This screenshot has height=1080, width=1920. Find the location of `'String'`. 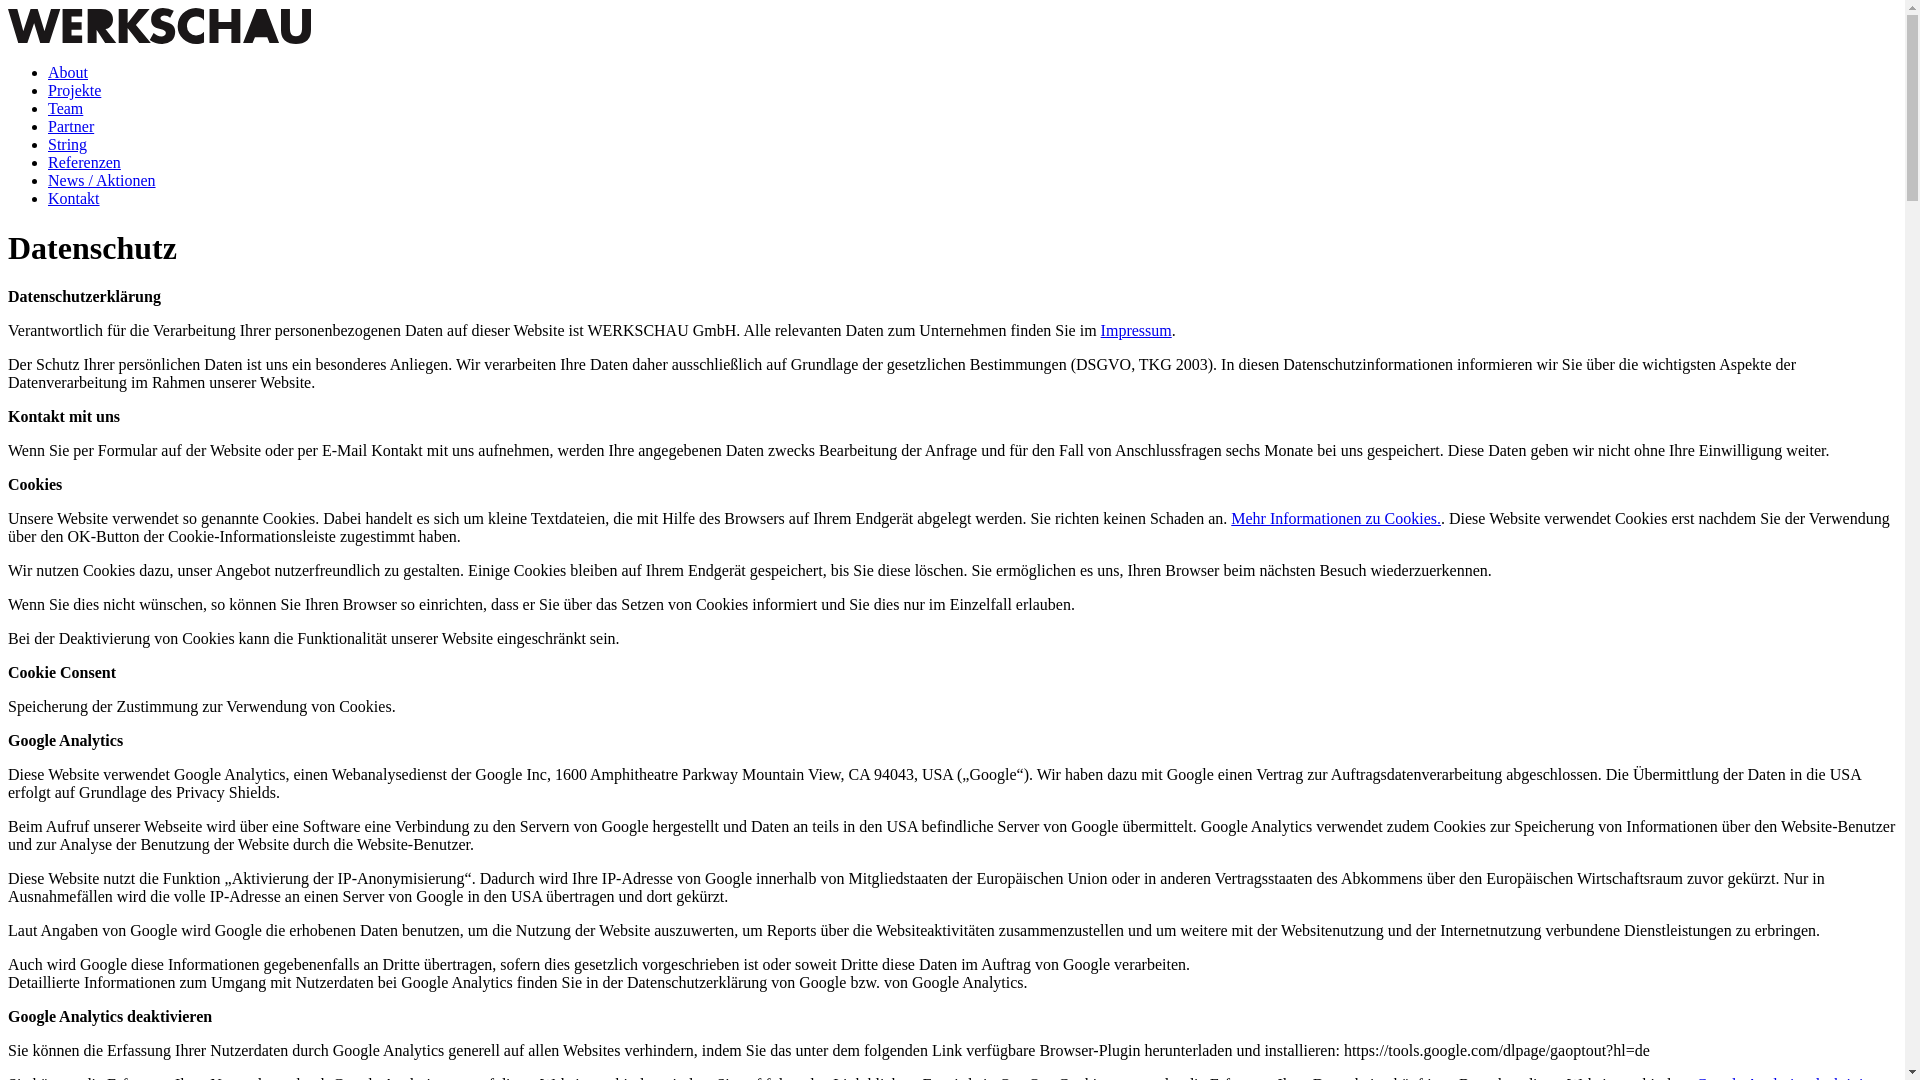

'String' is located at coordinates (67, 143).